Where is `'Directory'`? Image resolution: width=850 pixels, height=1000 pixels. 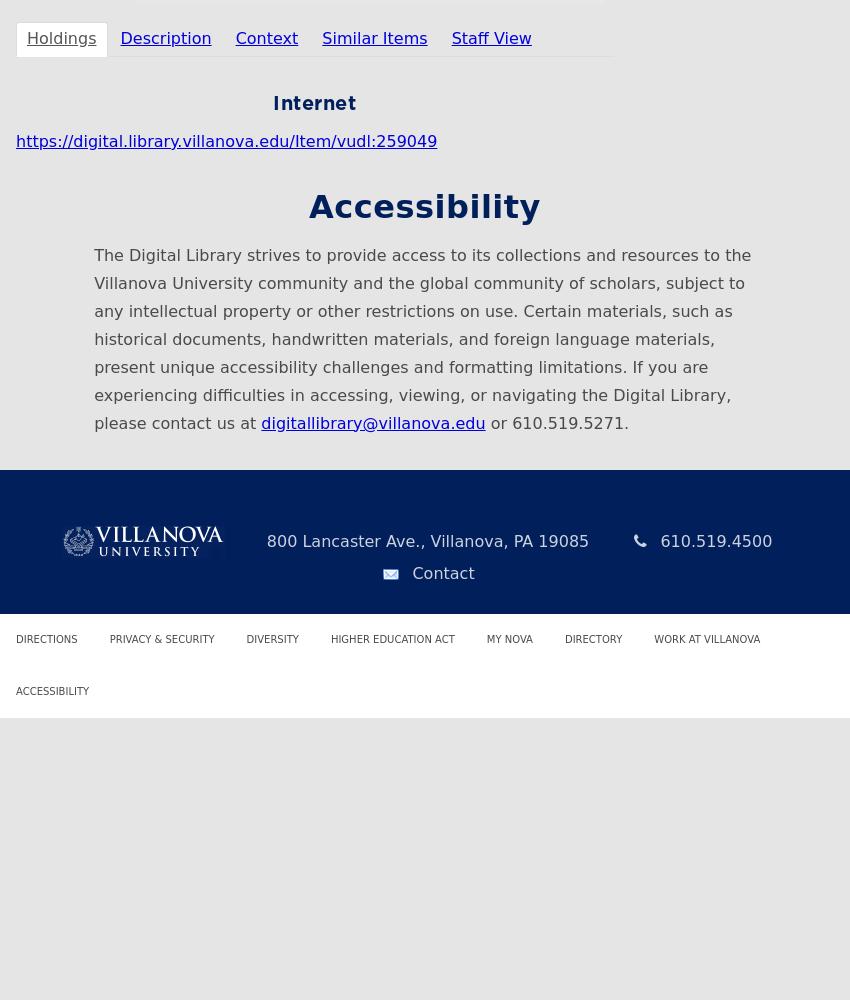
'Directory' is located at coordinates (592, 638).